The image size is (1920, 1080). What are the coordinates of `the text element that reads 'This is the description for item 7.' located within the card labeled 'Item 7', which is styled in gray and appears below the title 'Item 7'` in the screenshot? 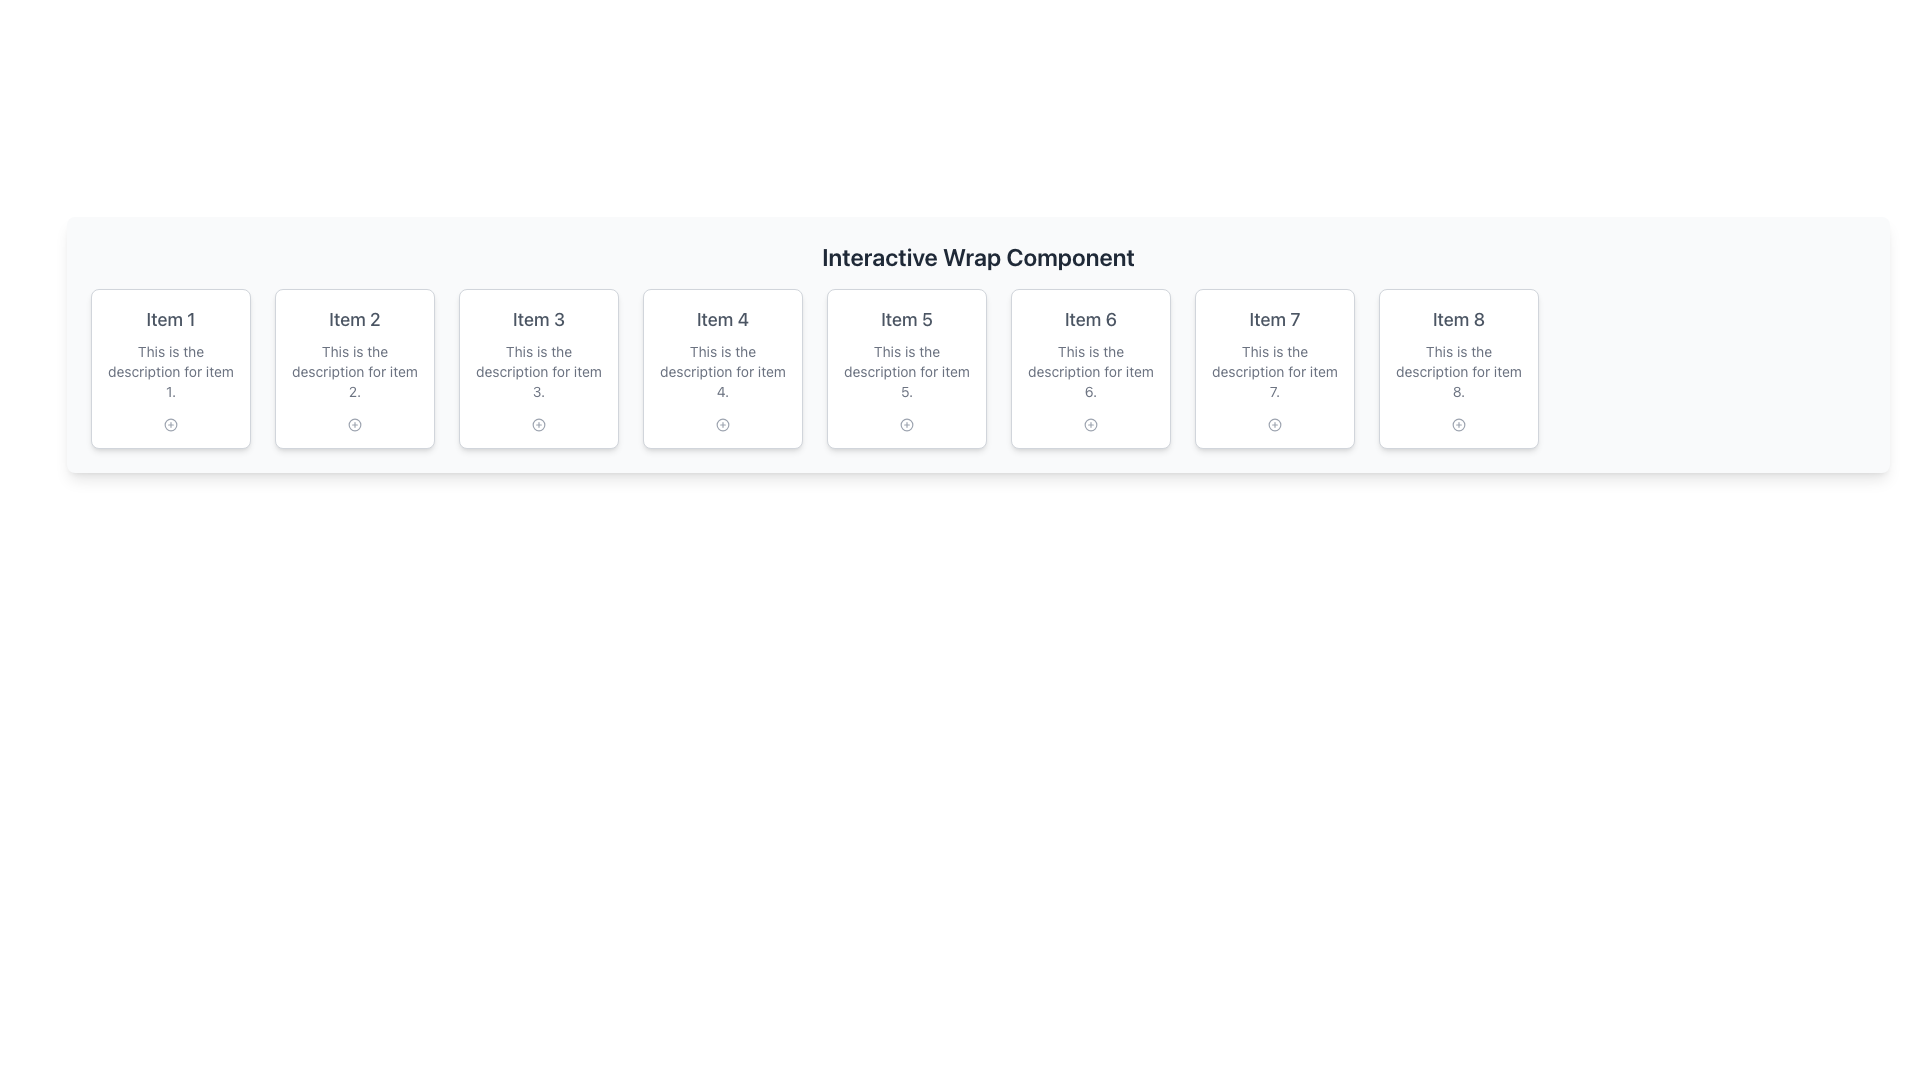 It's located at (1274, 371).